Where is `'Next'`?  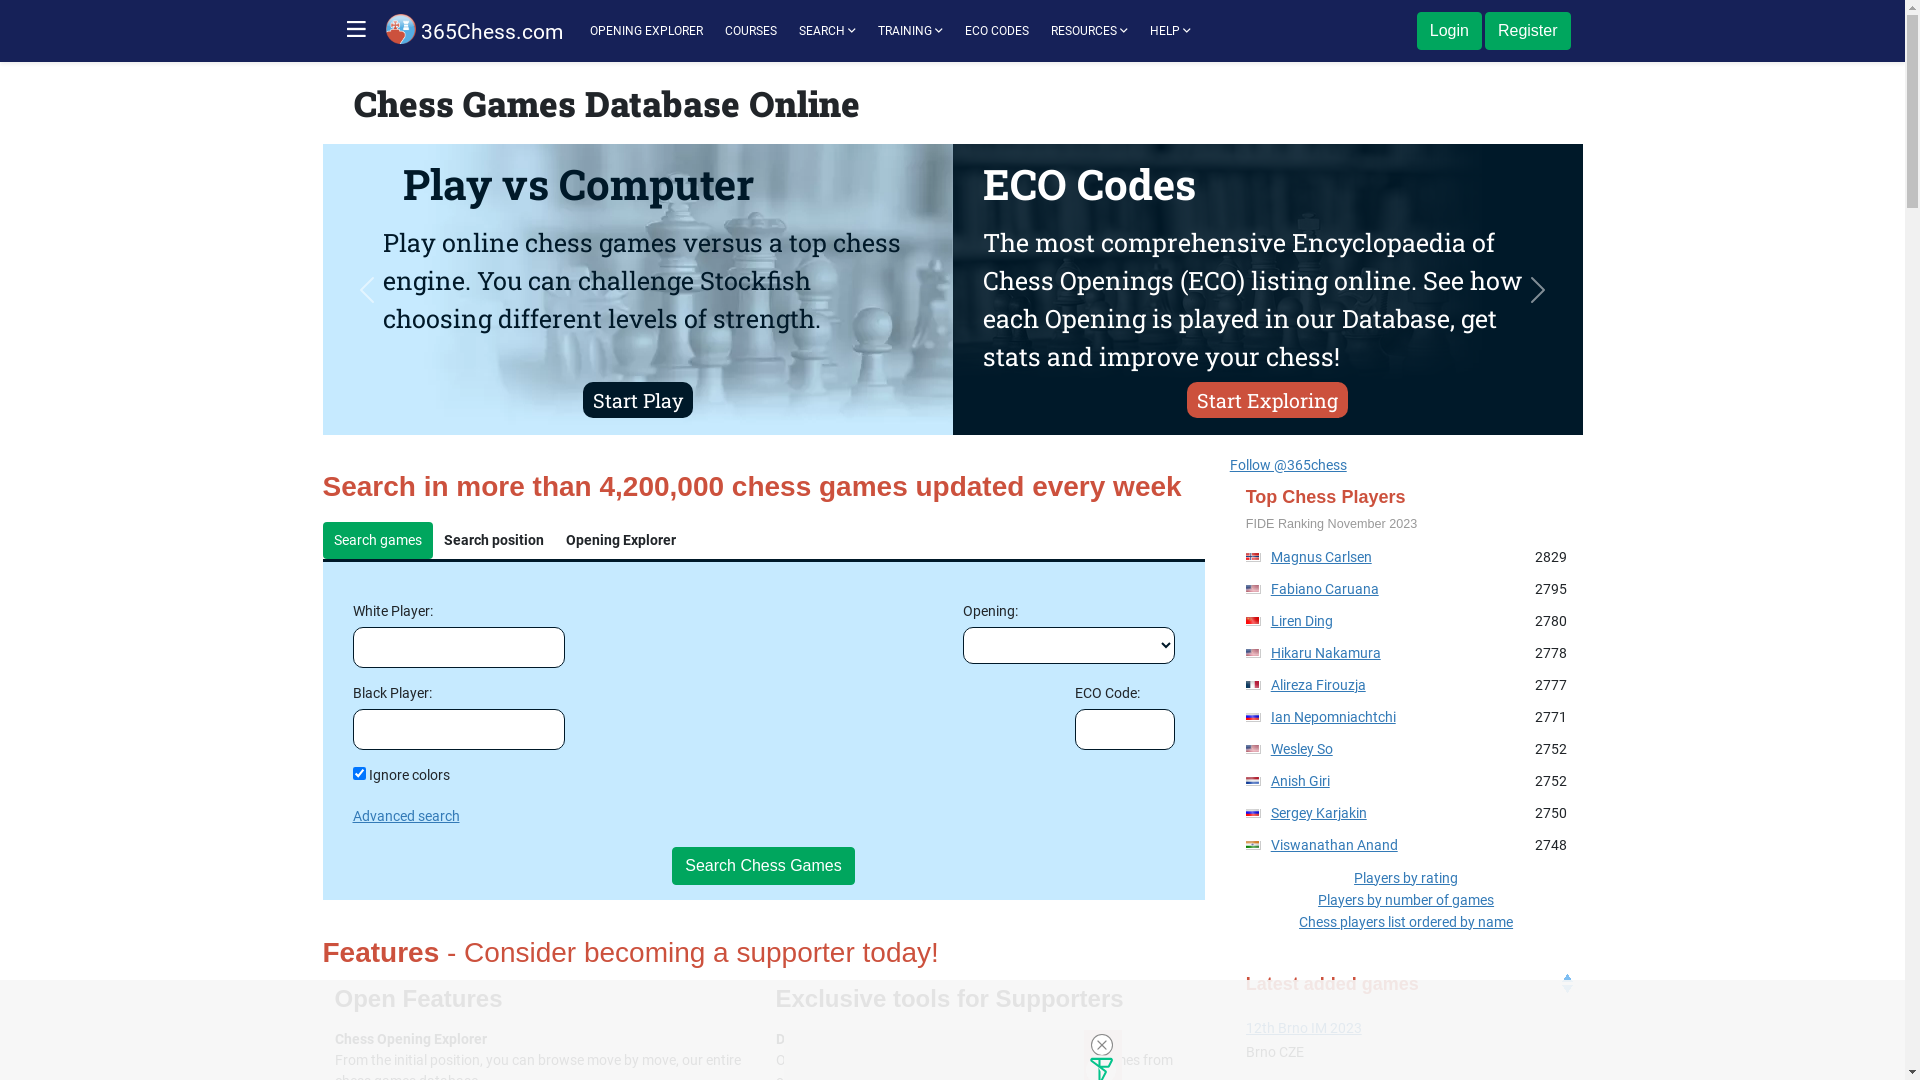 'Next' is located at coordinates (1536, 289).